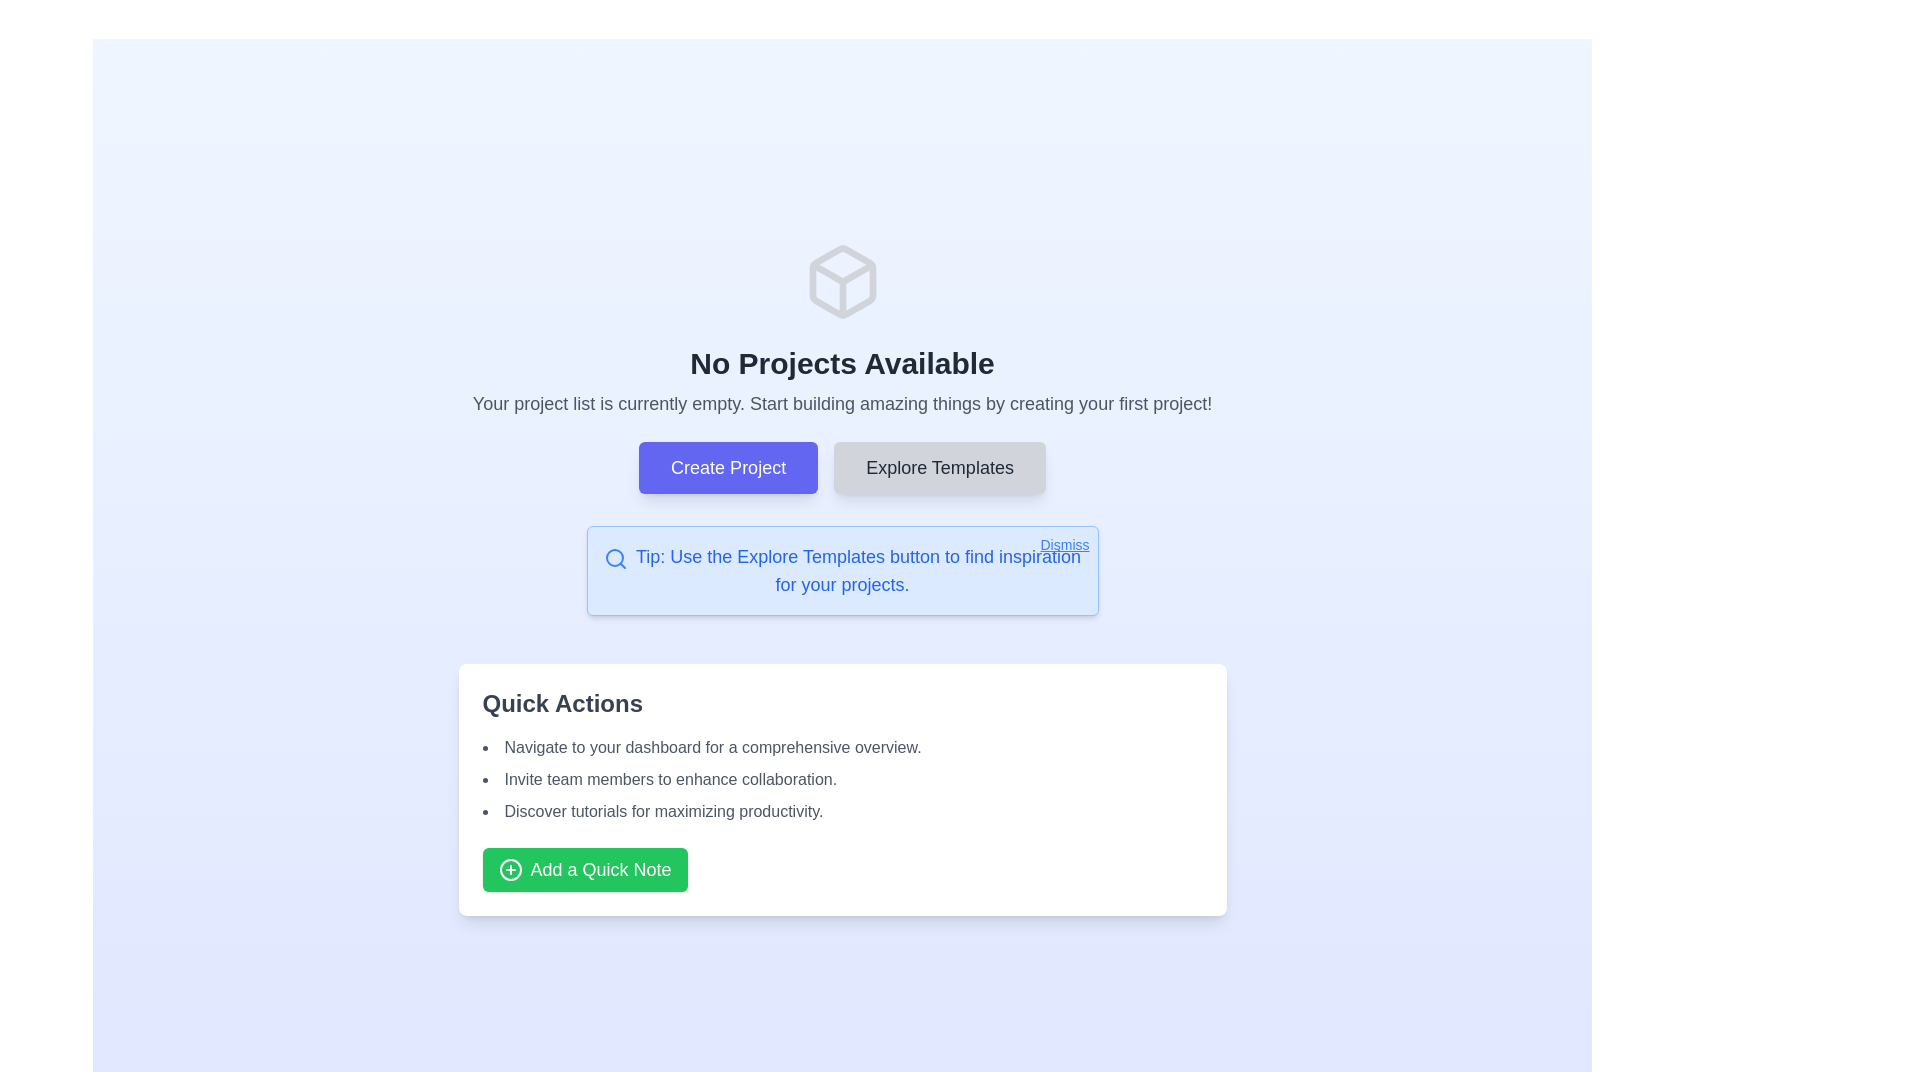 The image size is (1920, 1080). Describe the element at coordinates (939, 467) in the screenshot. I see `the button designed` at that location.